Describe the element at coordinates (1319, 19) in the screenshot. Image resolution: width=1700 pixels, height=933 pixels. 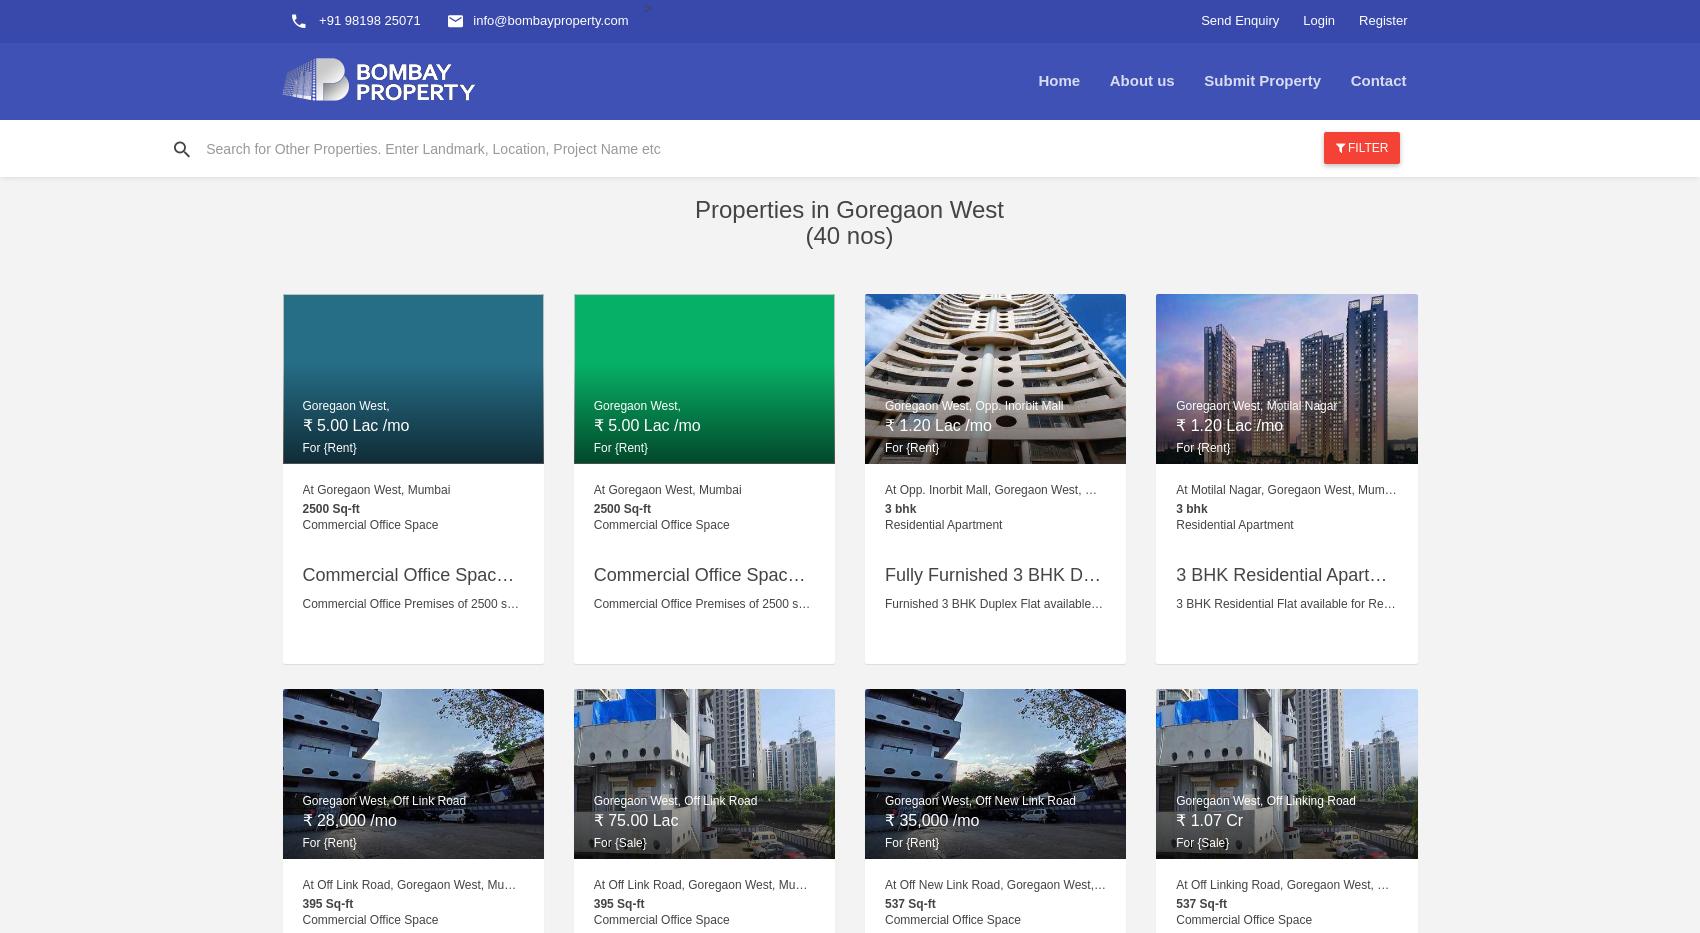
I see `'Login'` at that location.